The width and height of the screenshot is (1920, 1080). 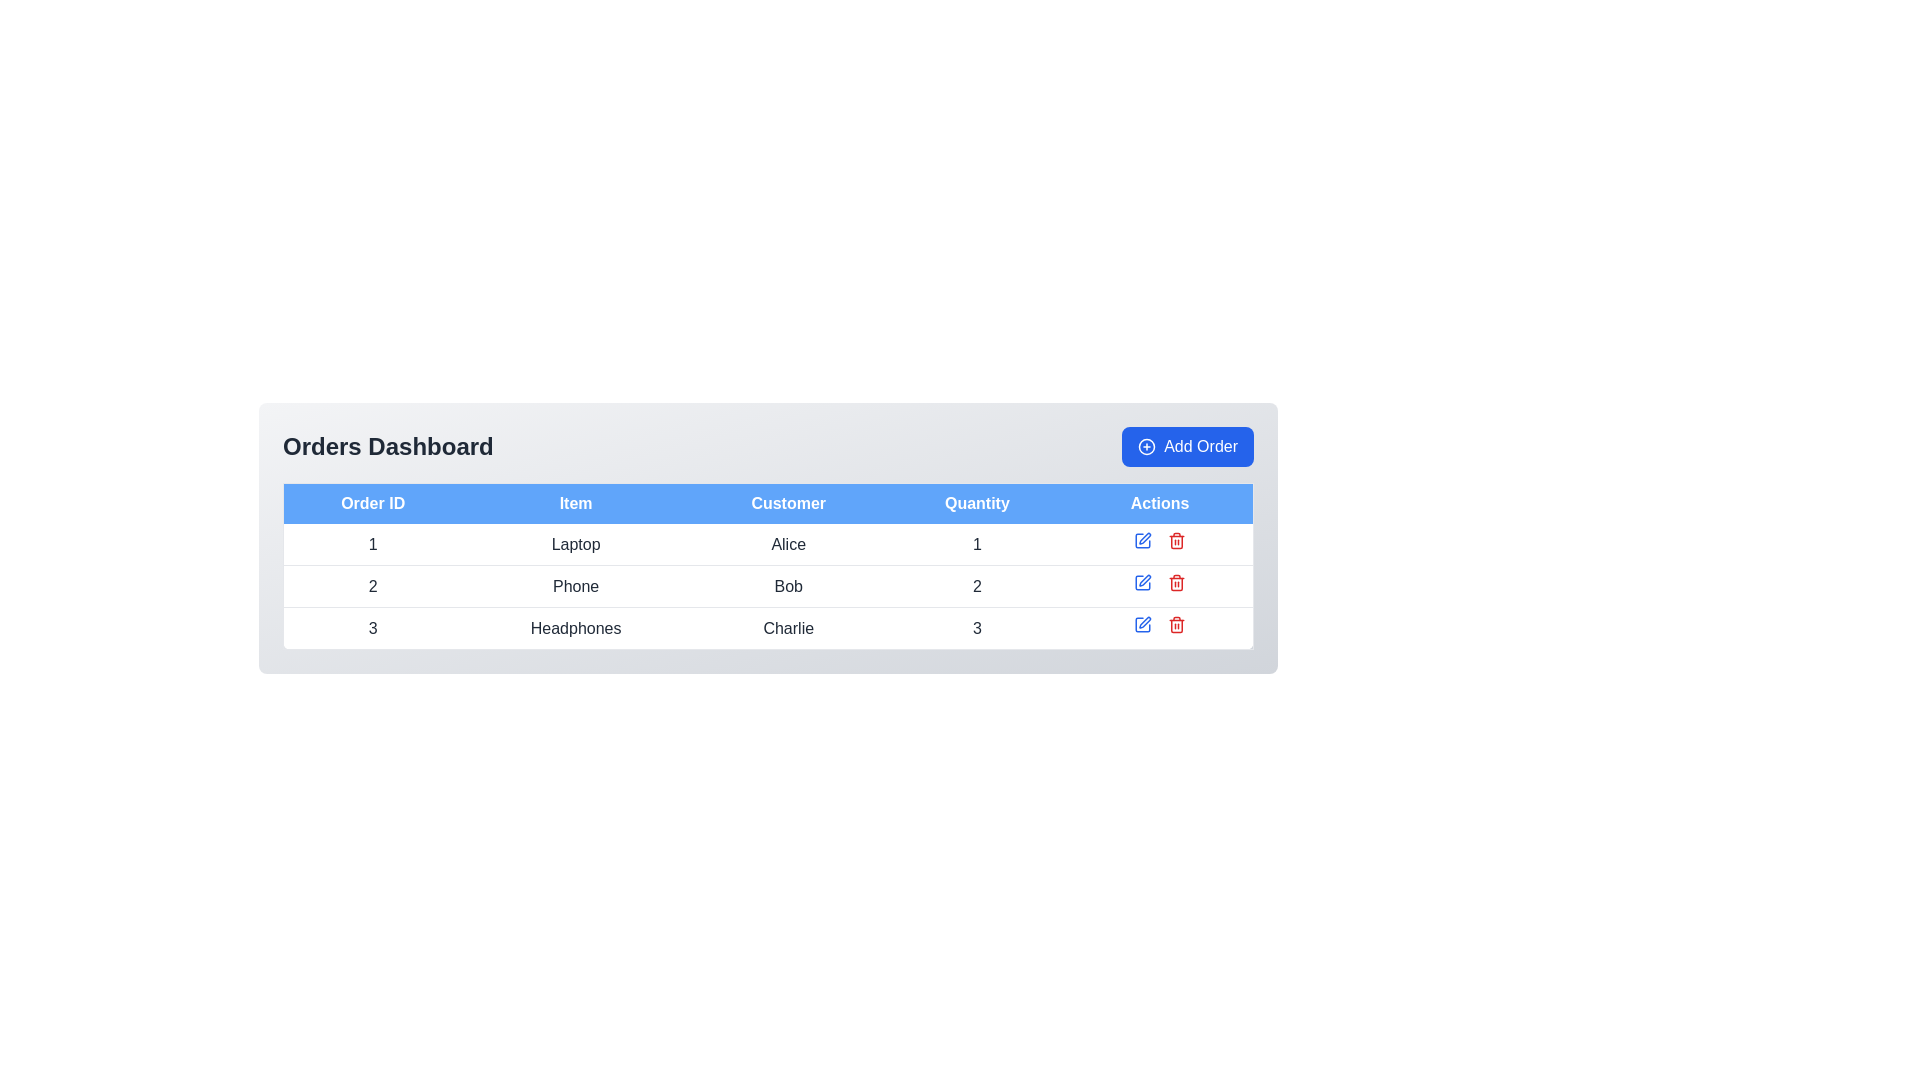 I want to click on the delete icon in the Actions cell of the second row for customer 'Bob', which is the fifth cell in that row, so click(x=1160, y=585).